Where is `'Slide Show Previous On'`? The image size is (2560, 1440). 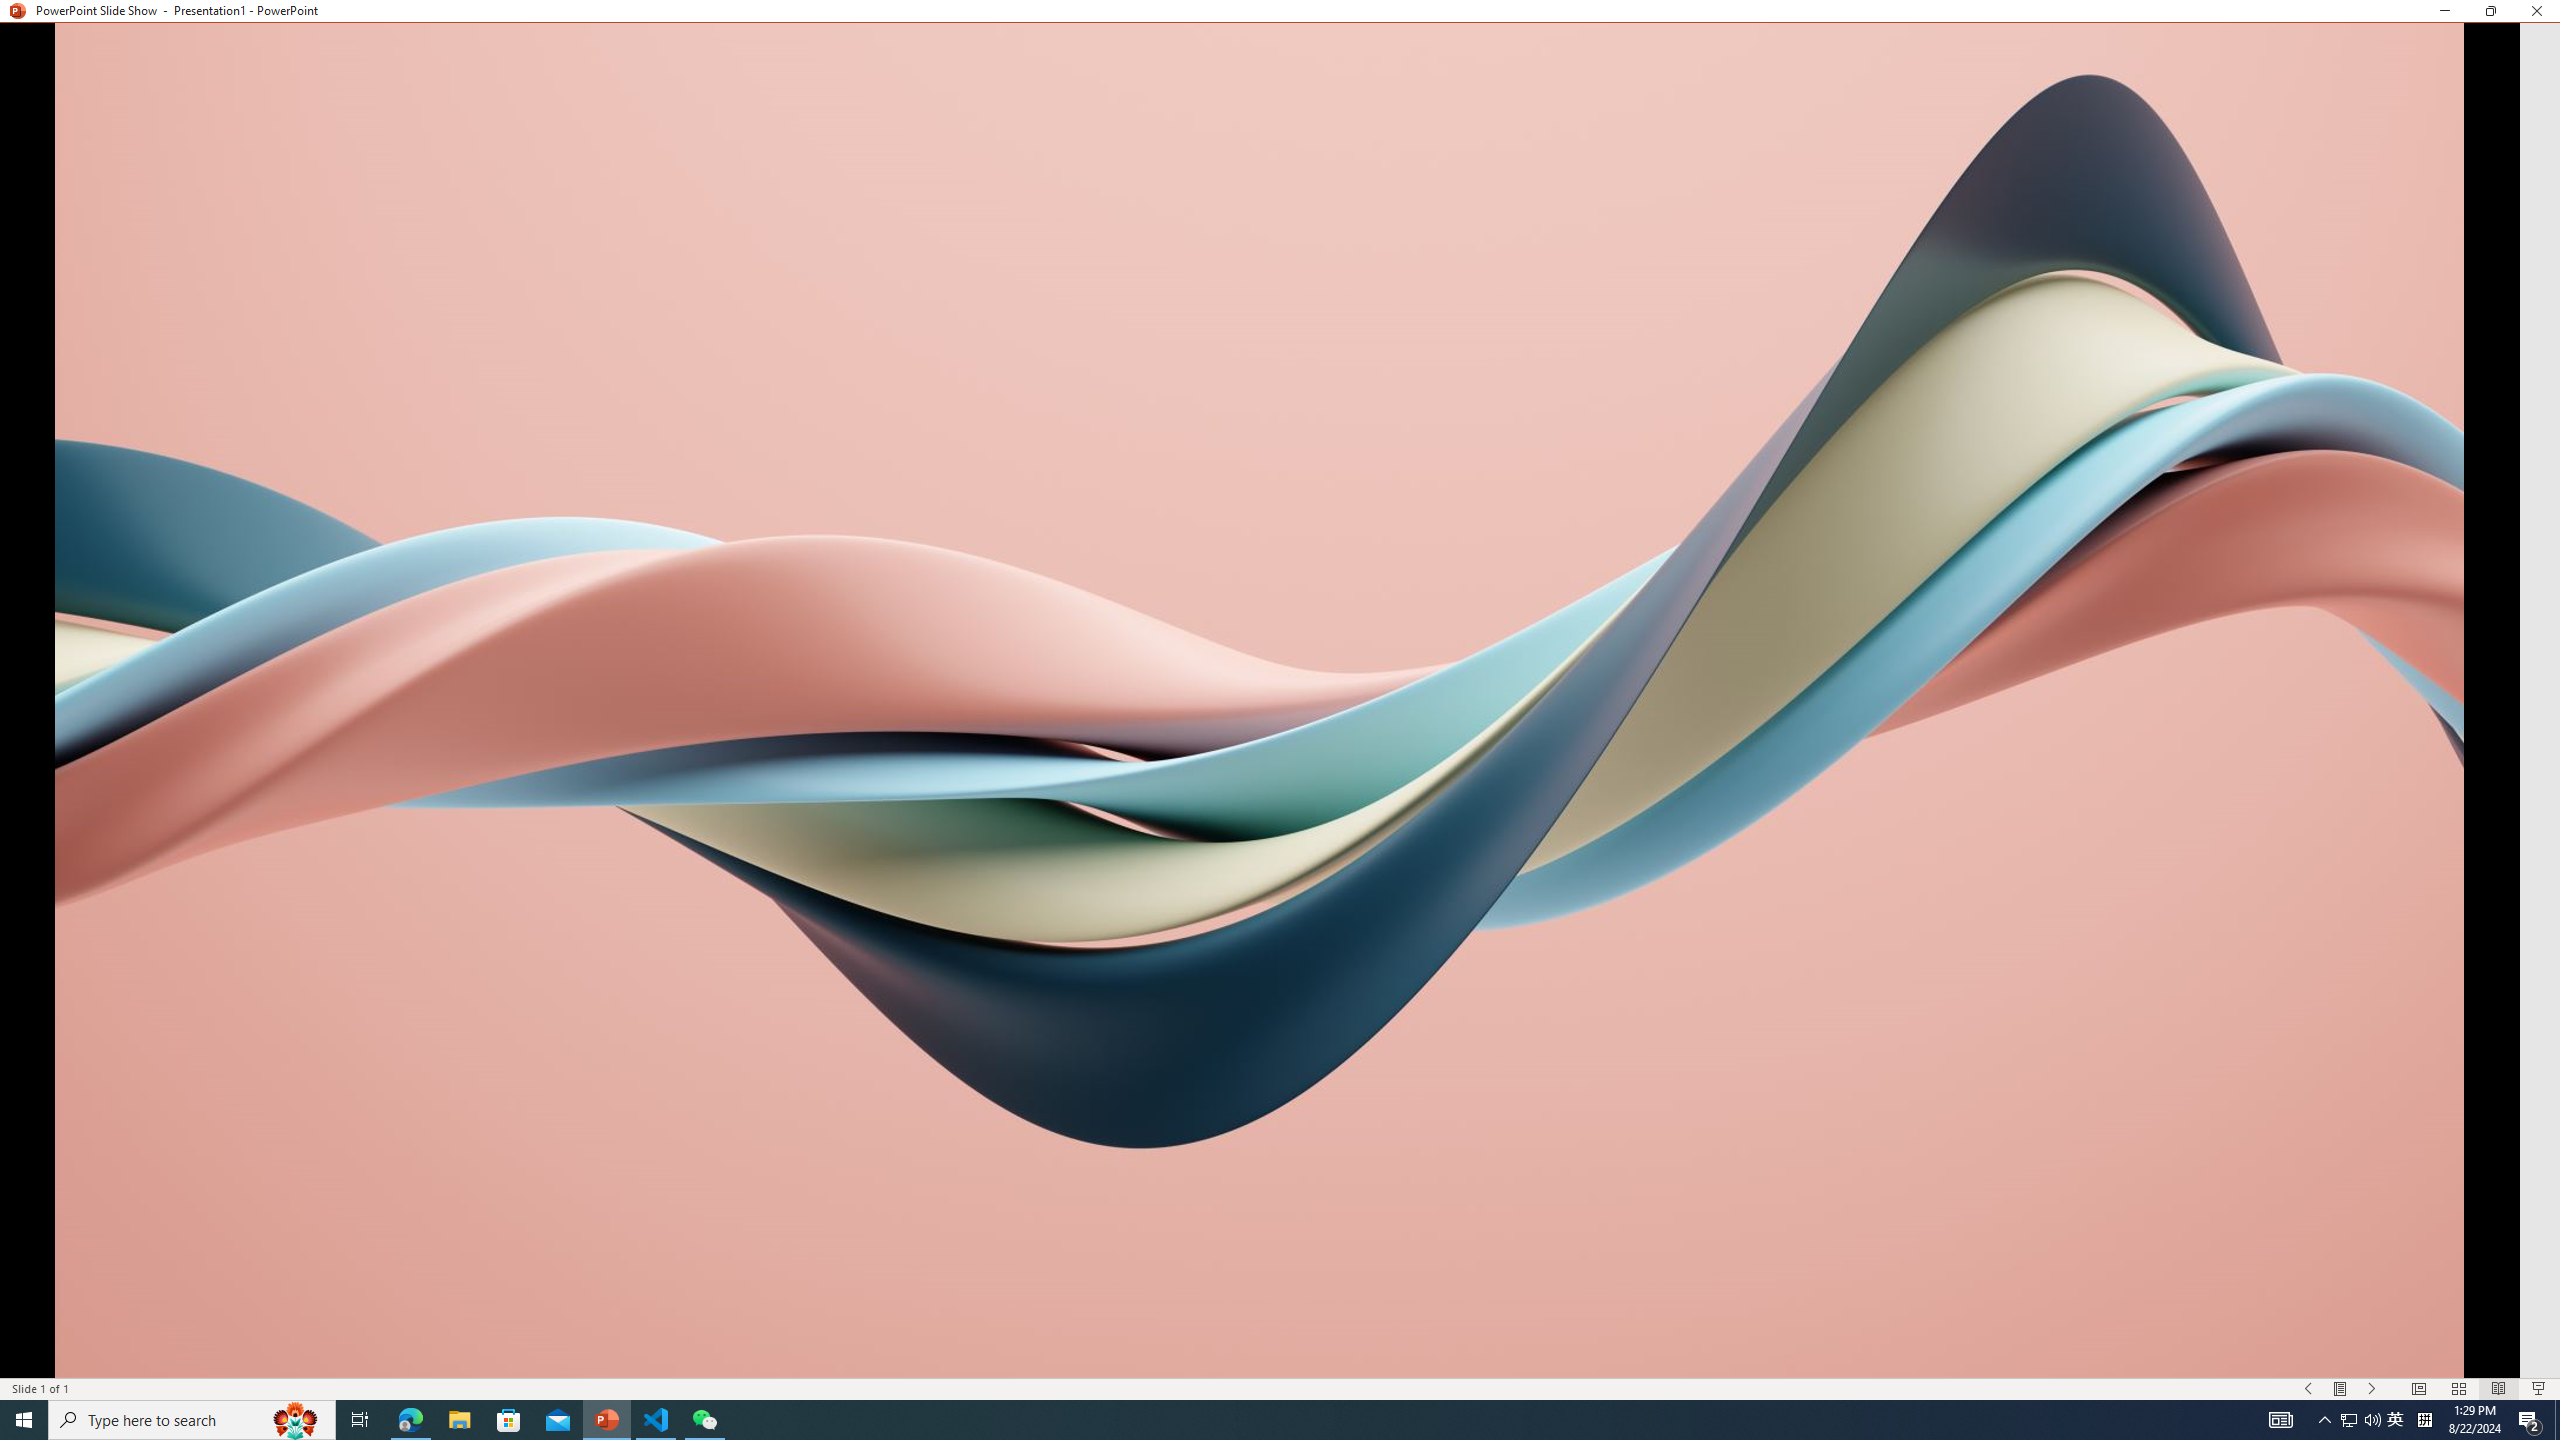 'Slide Show Previous On' is located at coordinates (2308, 1389).